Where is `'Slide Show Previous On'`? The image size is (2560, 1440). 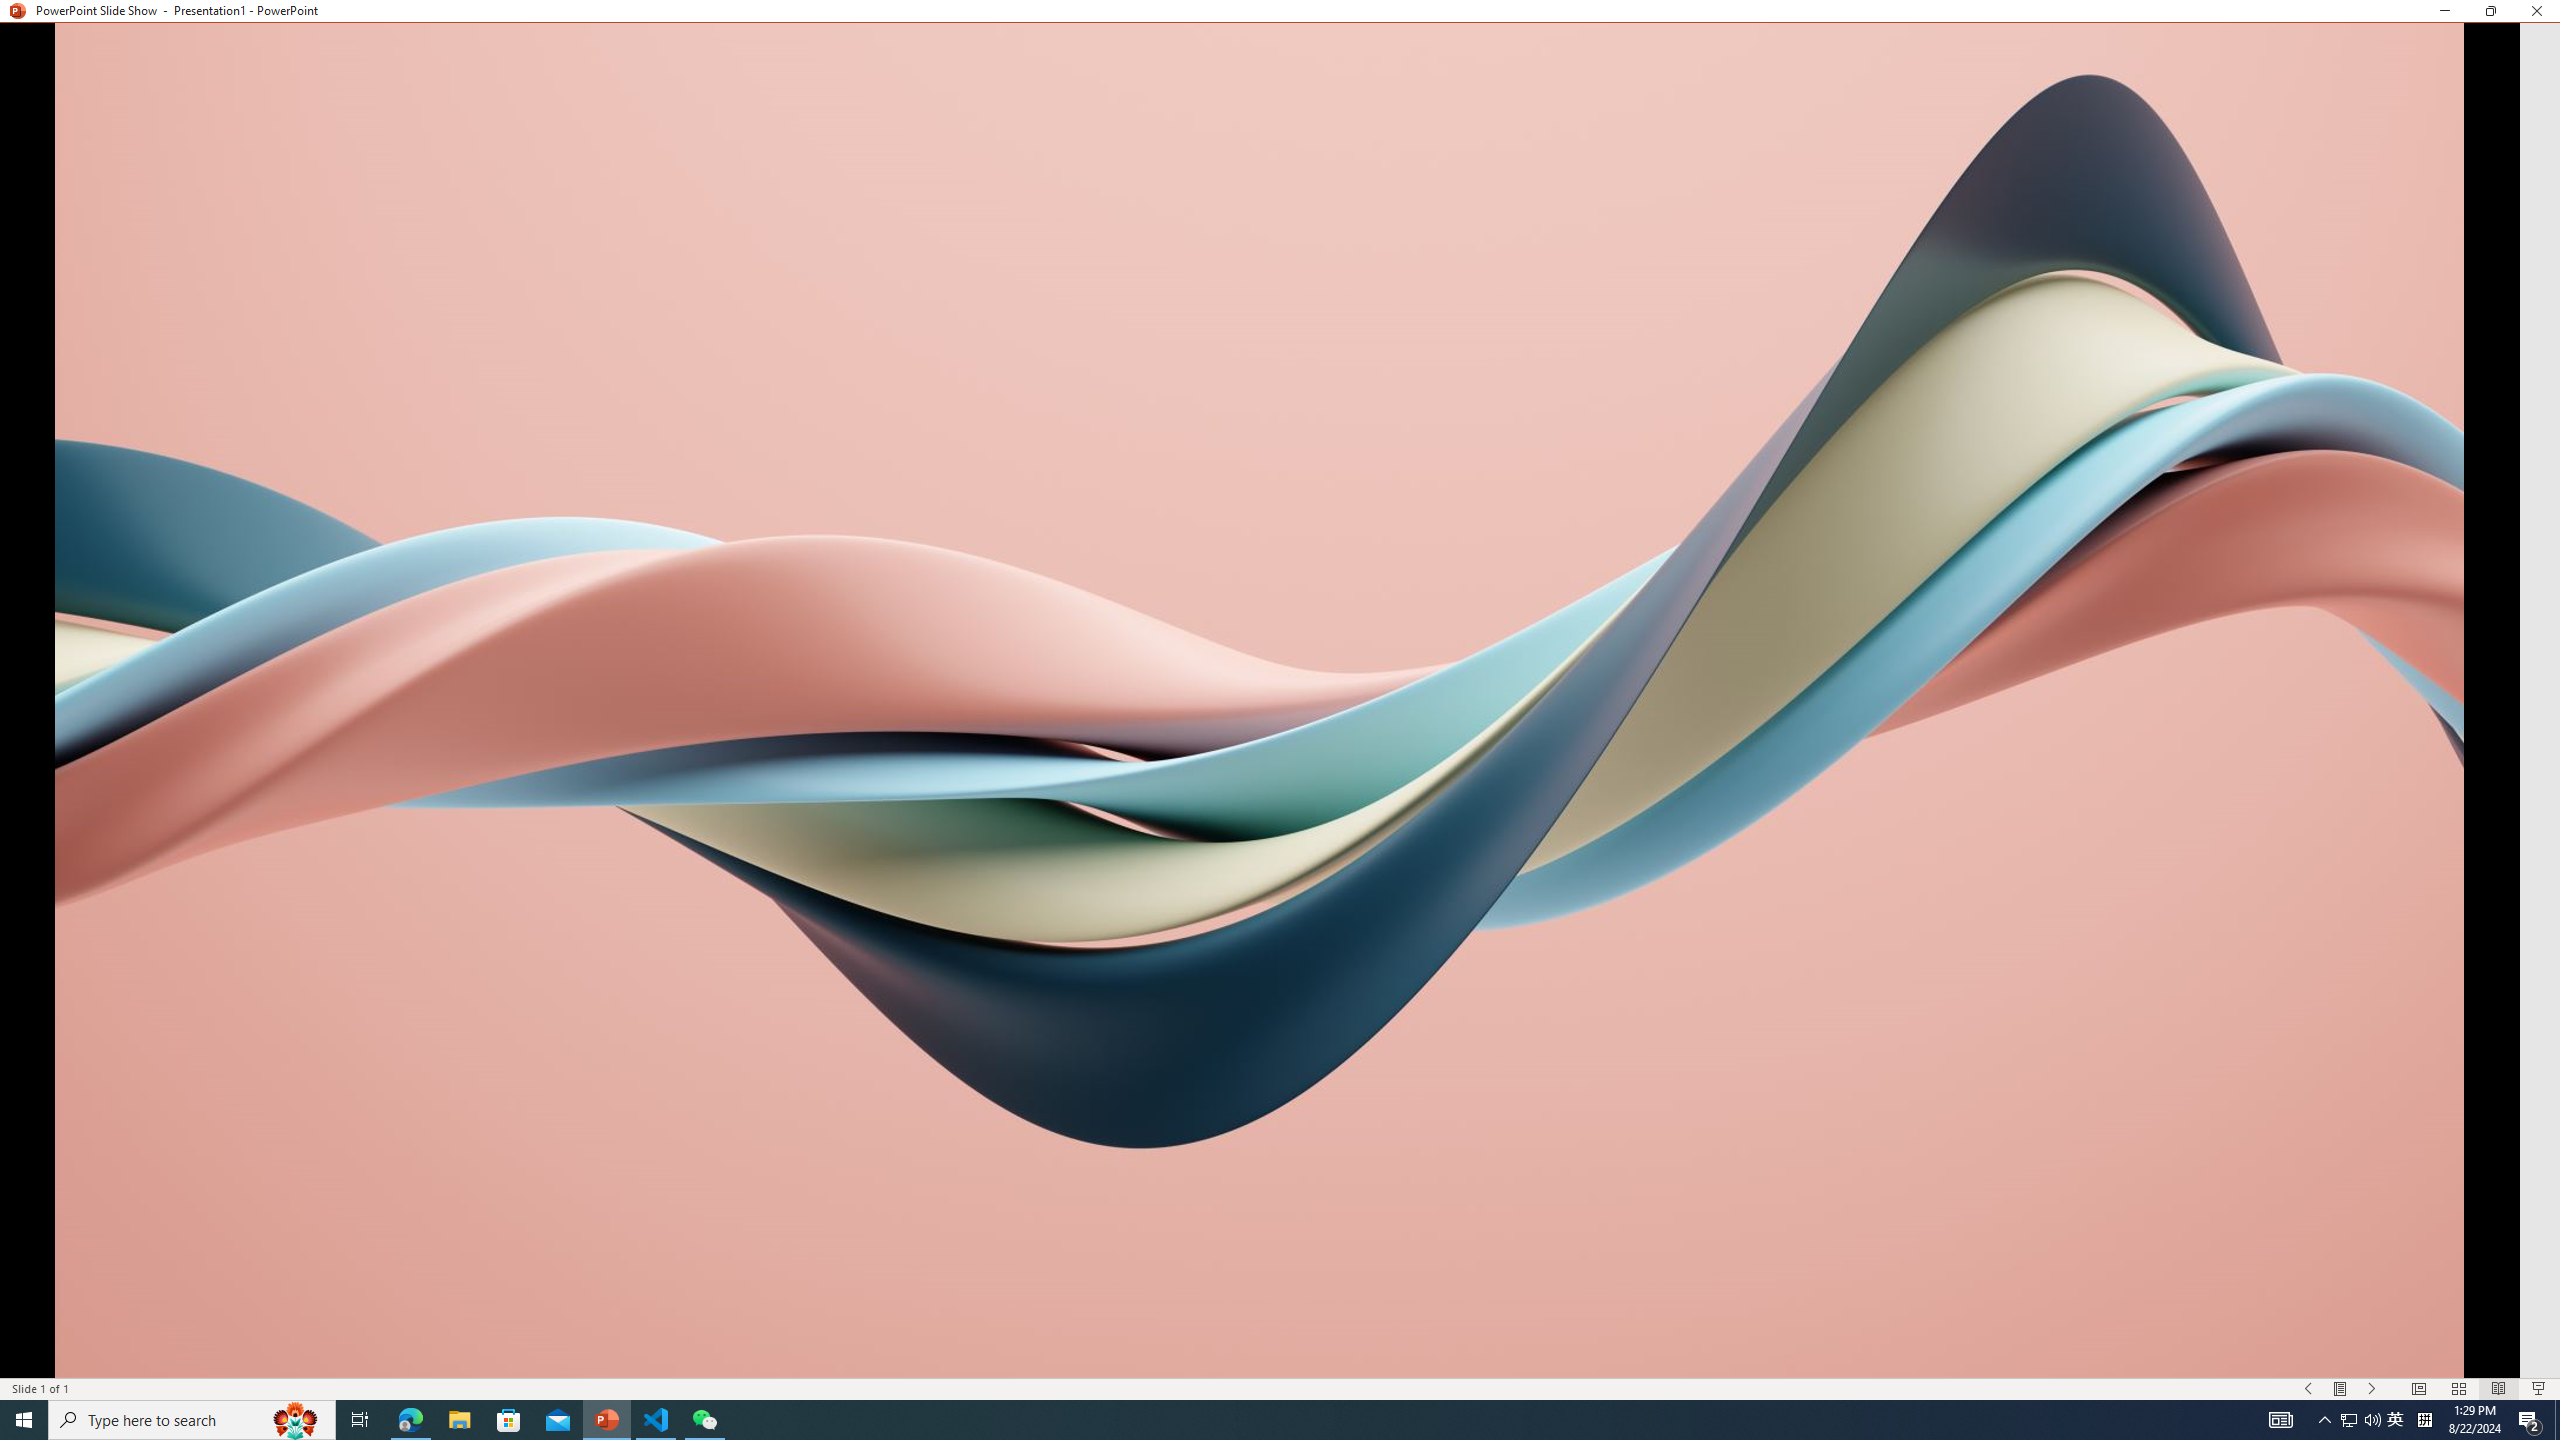 'Slide Show Previous On' is located at coordinates (2308, 1389).